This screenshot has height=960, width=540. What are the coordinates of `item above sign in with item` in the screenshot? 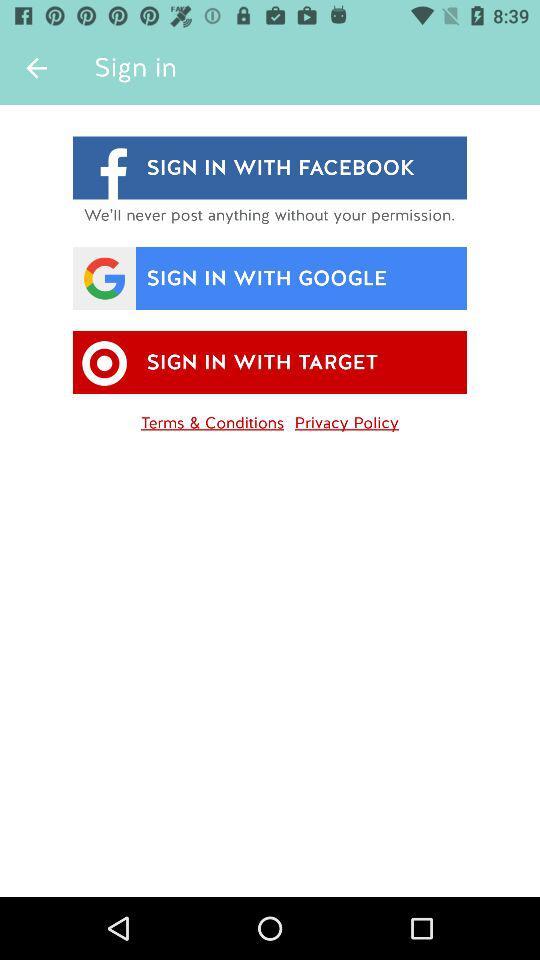 It's located at (36, 68).